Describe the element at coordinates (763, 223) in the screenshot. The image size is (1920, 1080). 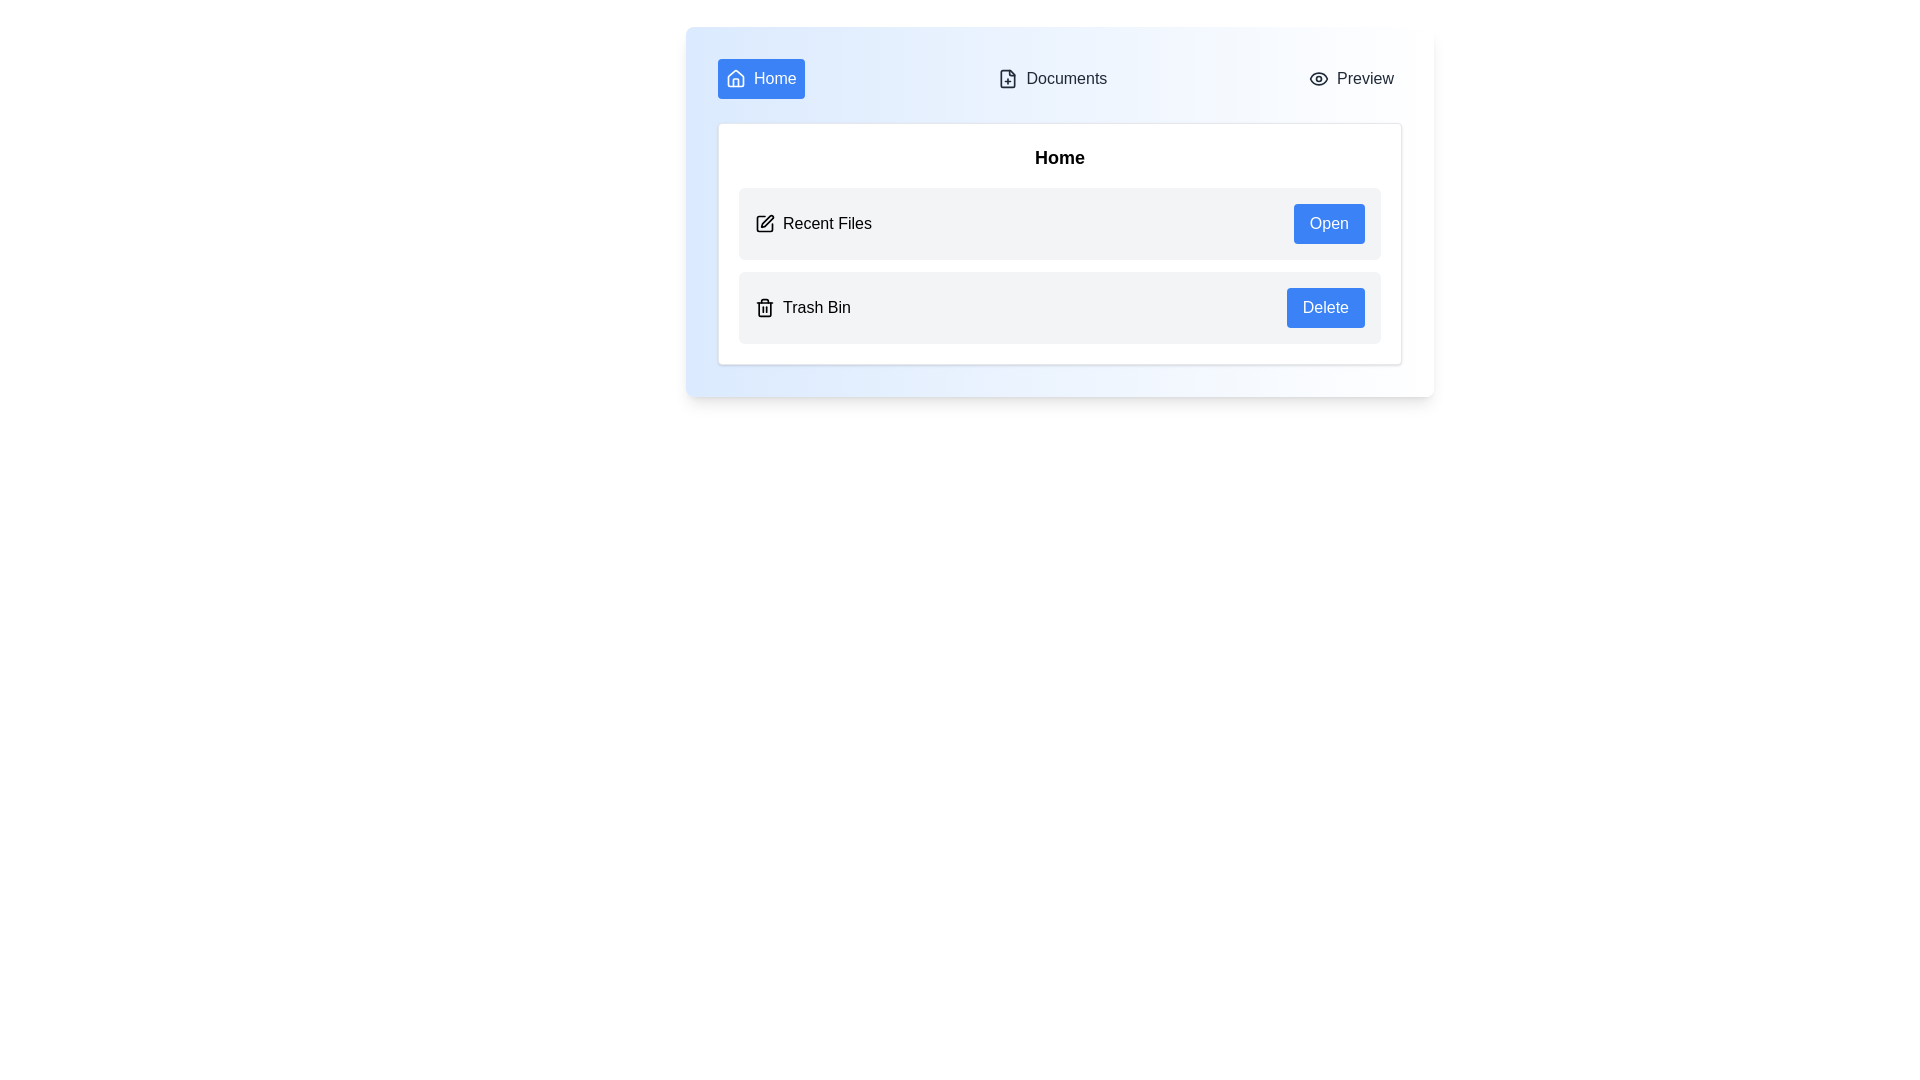
I see `the pen icon with a square outline located to the left of the 'Recent Files' text in the file management section` at that location.